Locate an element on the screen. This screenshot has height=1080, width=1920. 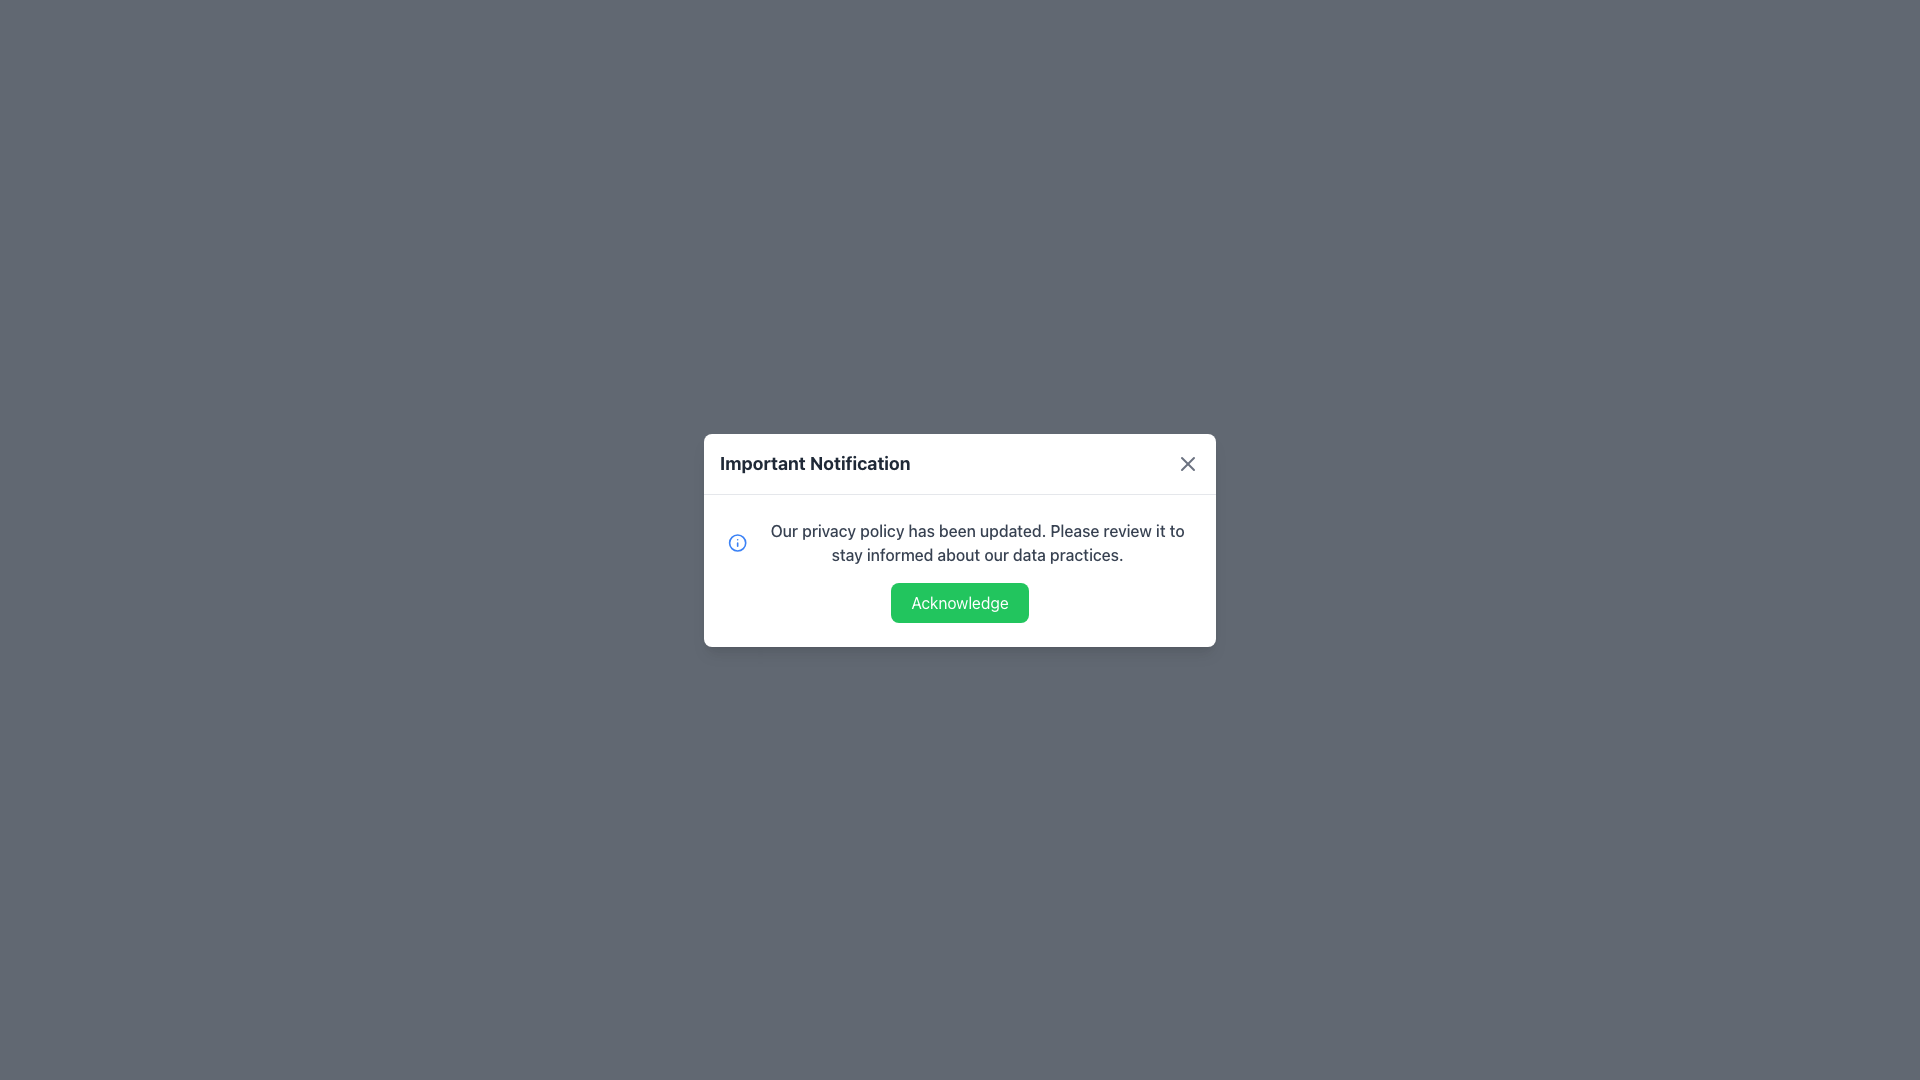
the information icon with a blue circular outline inside the notification dialog is located at coordinates (736, 542).